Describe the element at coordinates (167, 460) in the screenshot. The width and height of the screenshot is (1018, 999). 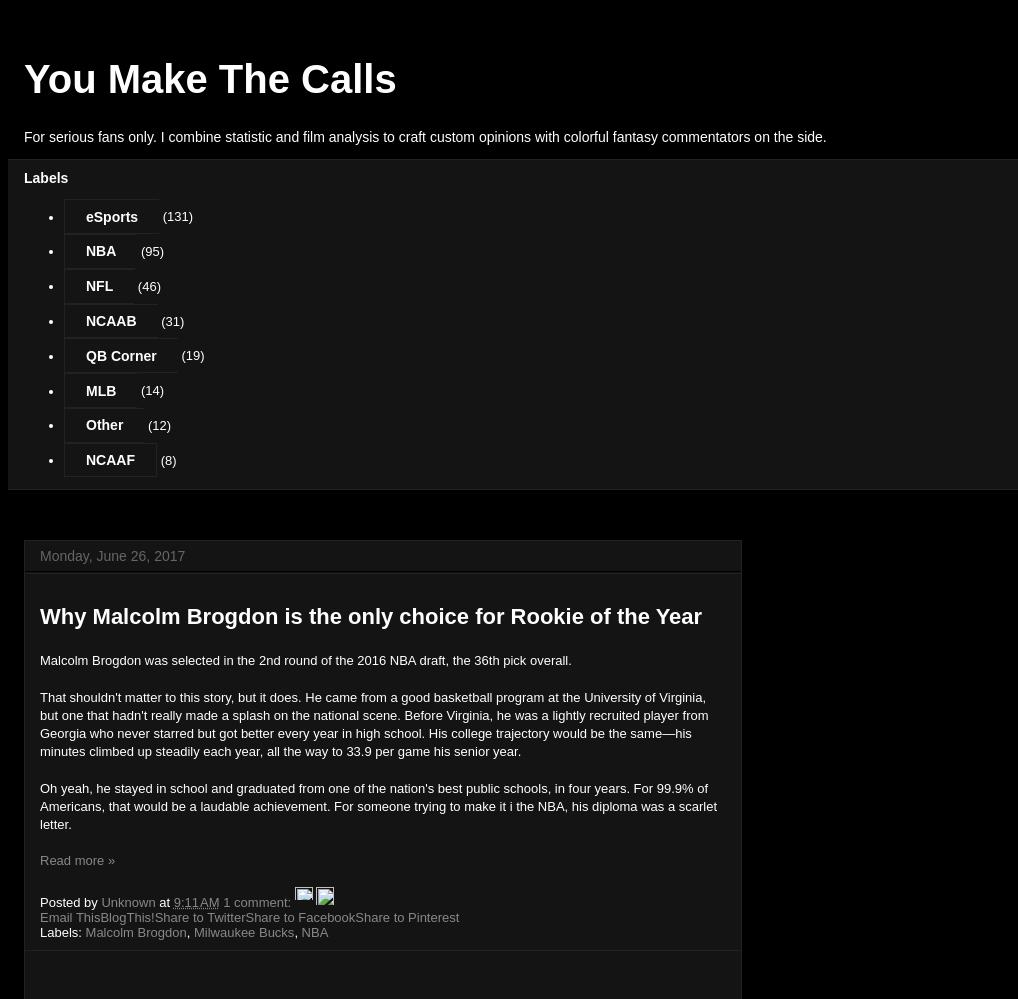
I see `'(8)'` at that location.